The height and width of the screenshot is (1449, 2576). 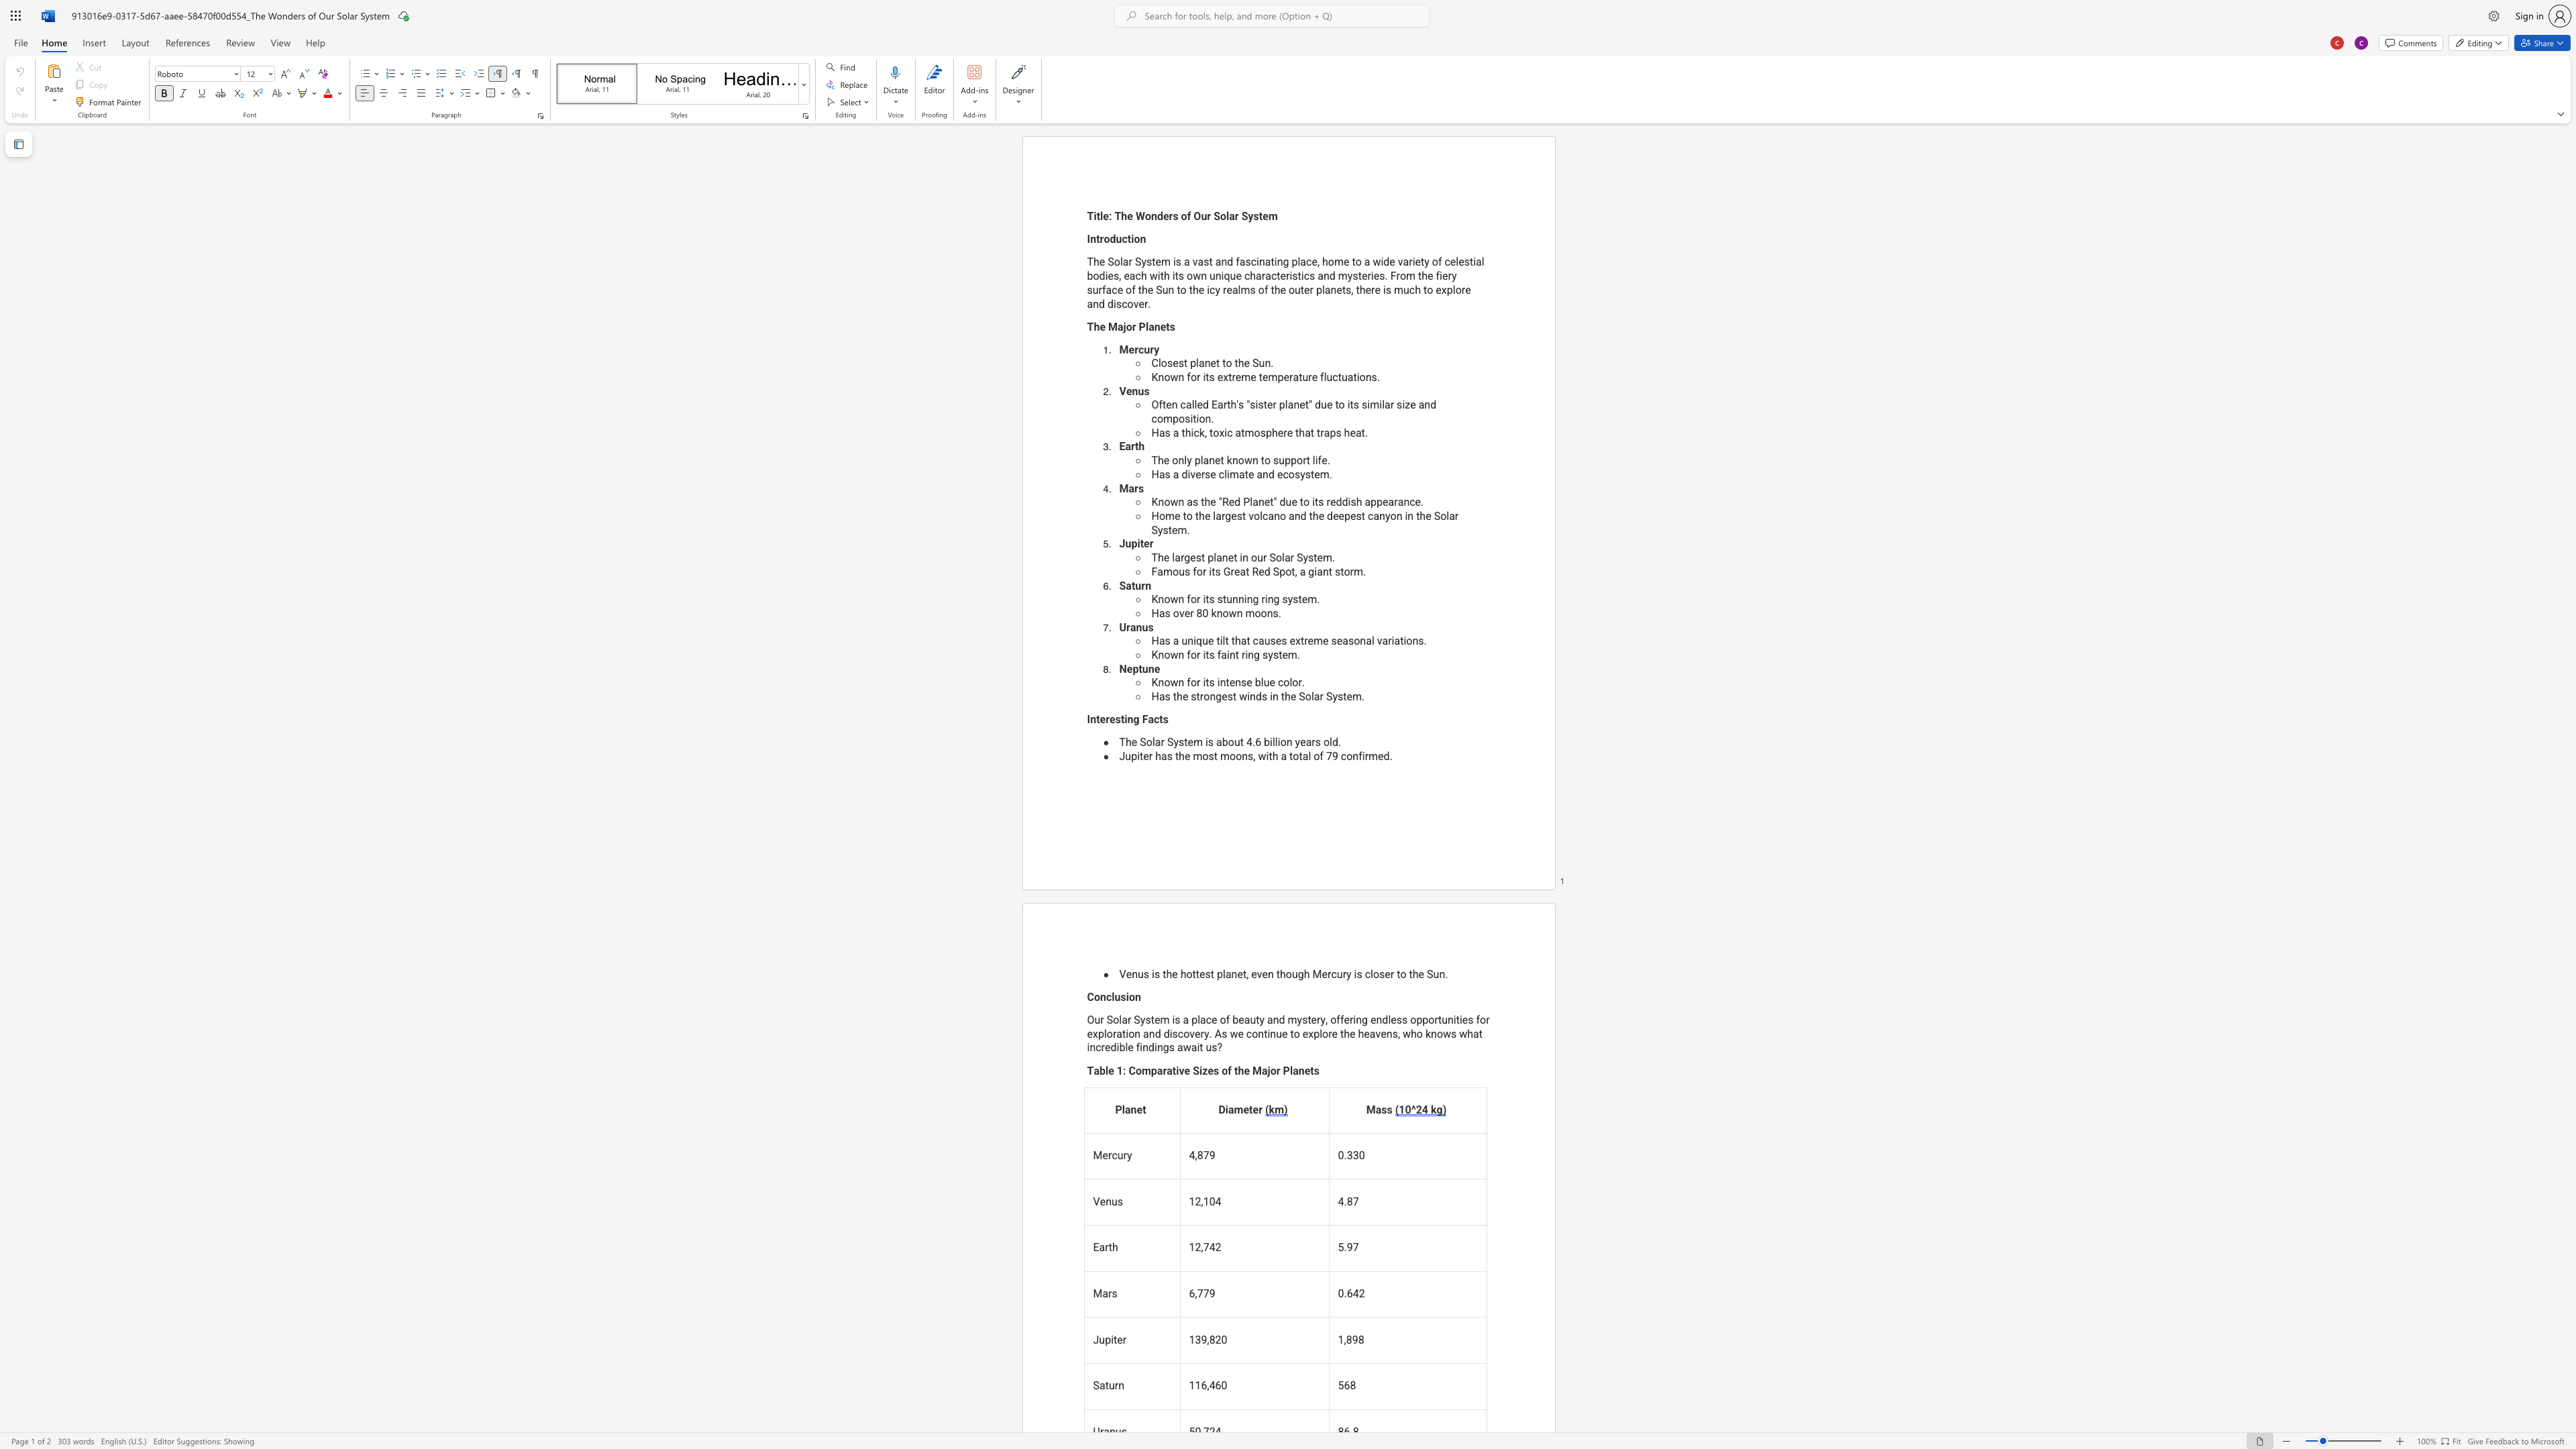 I want to click on the subset text "net in our Sola" within the text "The largest planet in our Solar System.", so click(x=1222, y=557).